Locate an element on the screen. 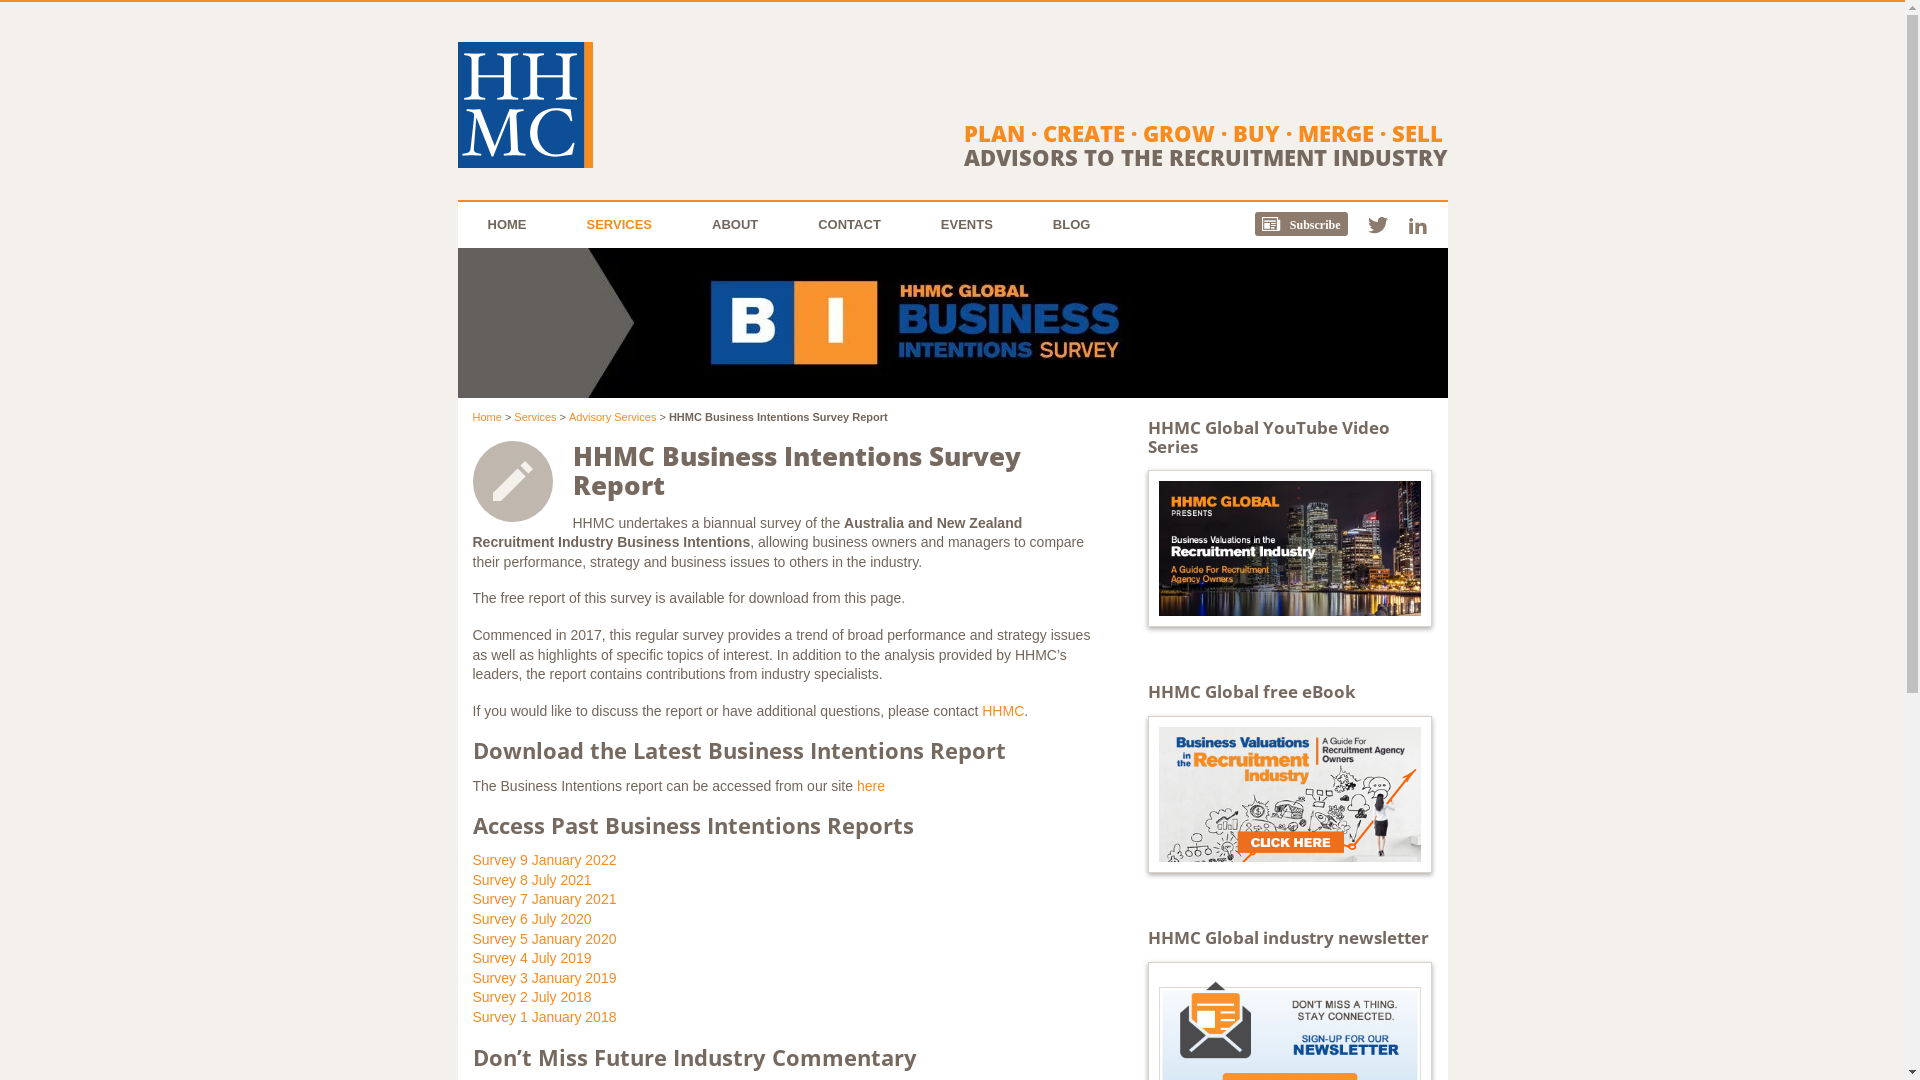 The width and height of the screenshot is (1920, 1080). 'Subscribe' is located at coordinates (1311, 224).